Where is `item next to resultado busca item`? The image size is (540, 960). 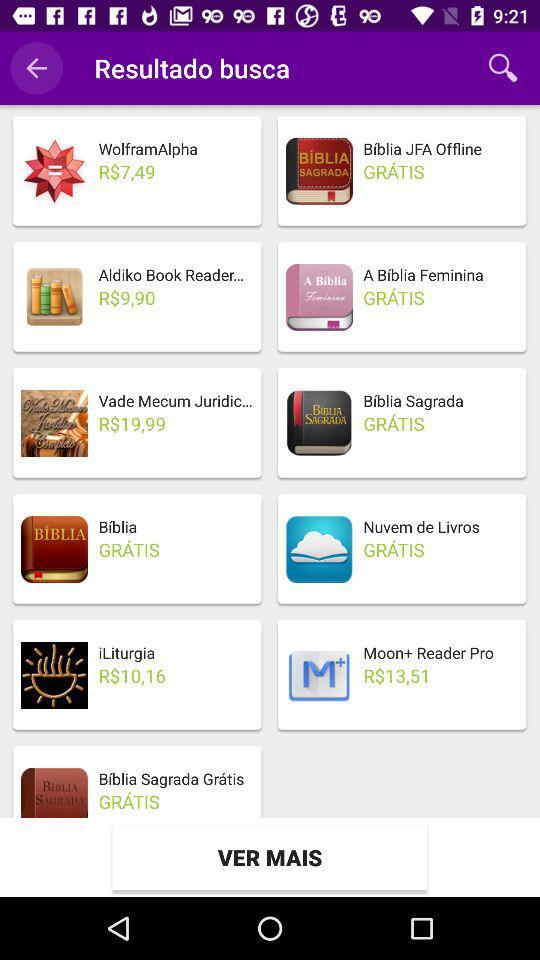
item next to resultado busca item is located at coordinates (36, 68).